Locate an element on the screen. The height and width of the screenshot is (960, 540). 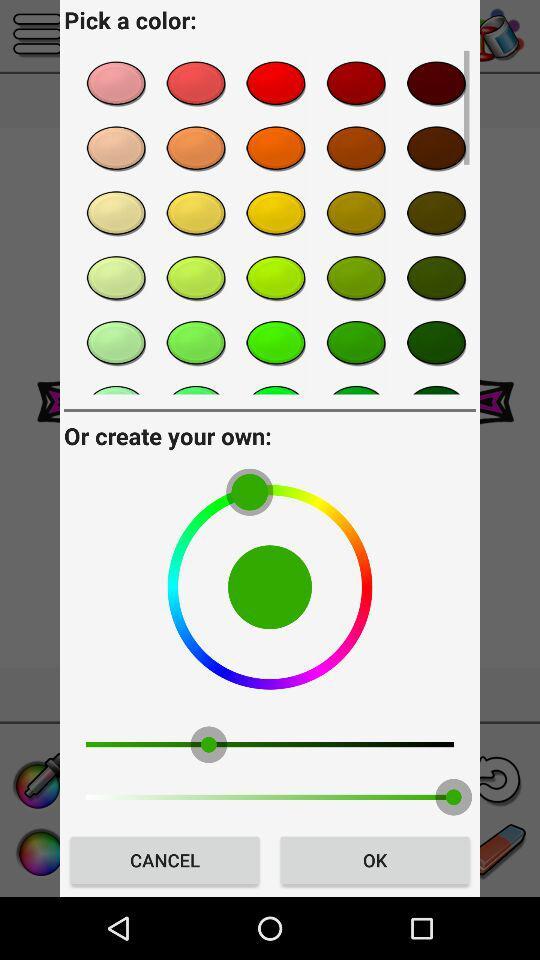
icon at the bottom right corner is located at coordinates (374, 859).